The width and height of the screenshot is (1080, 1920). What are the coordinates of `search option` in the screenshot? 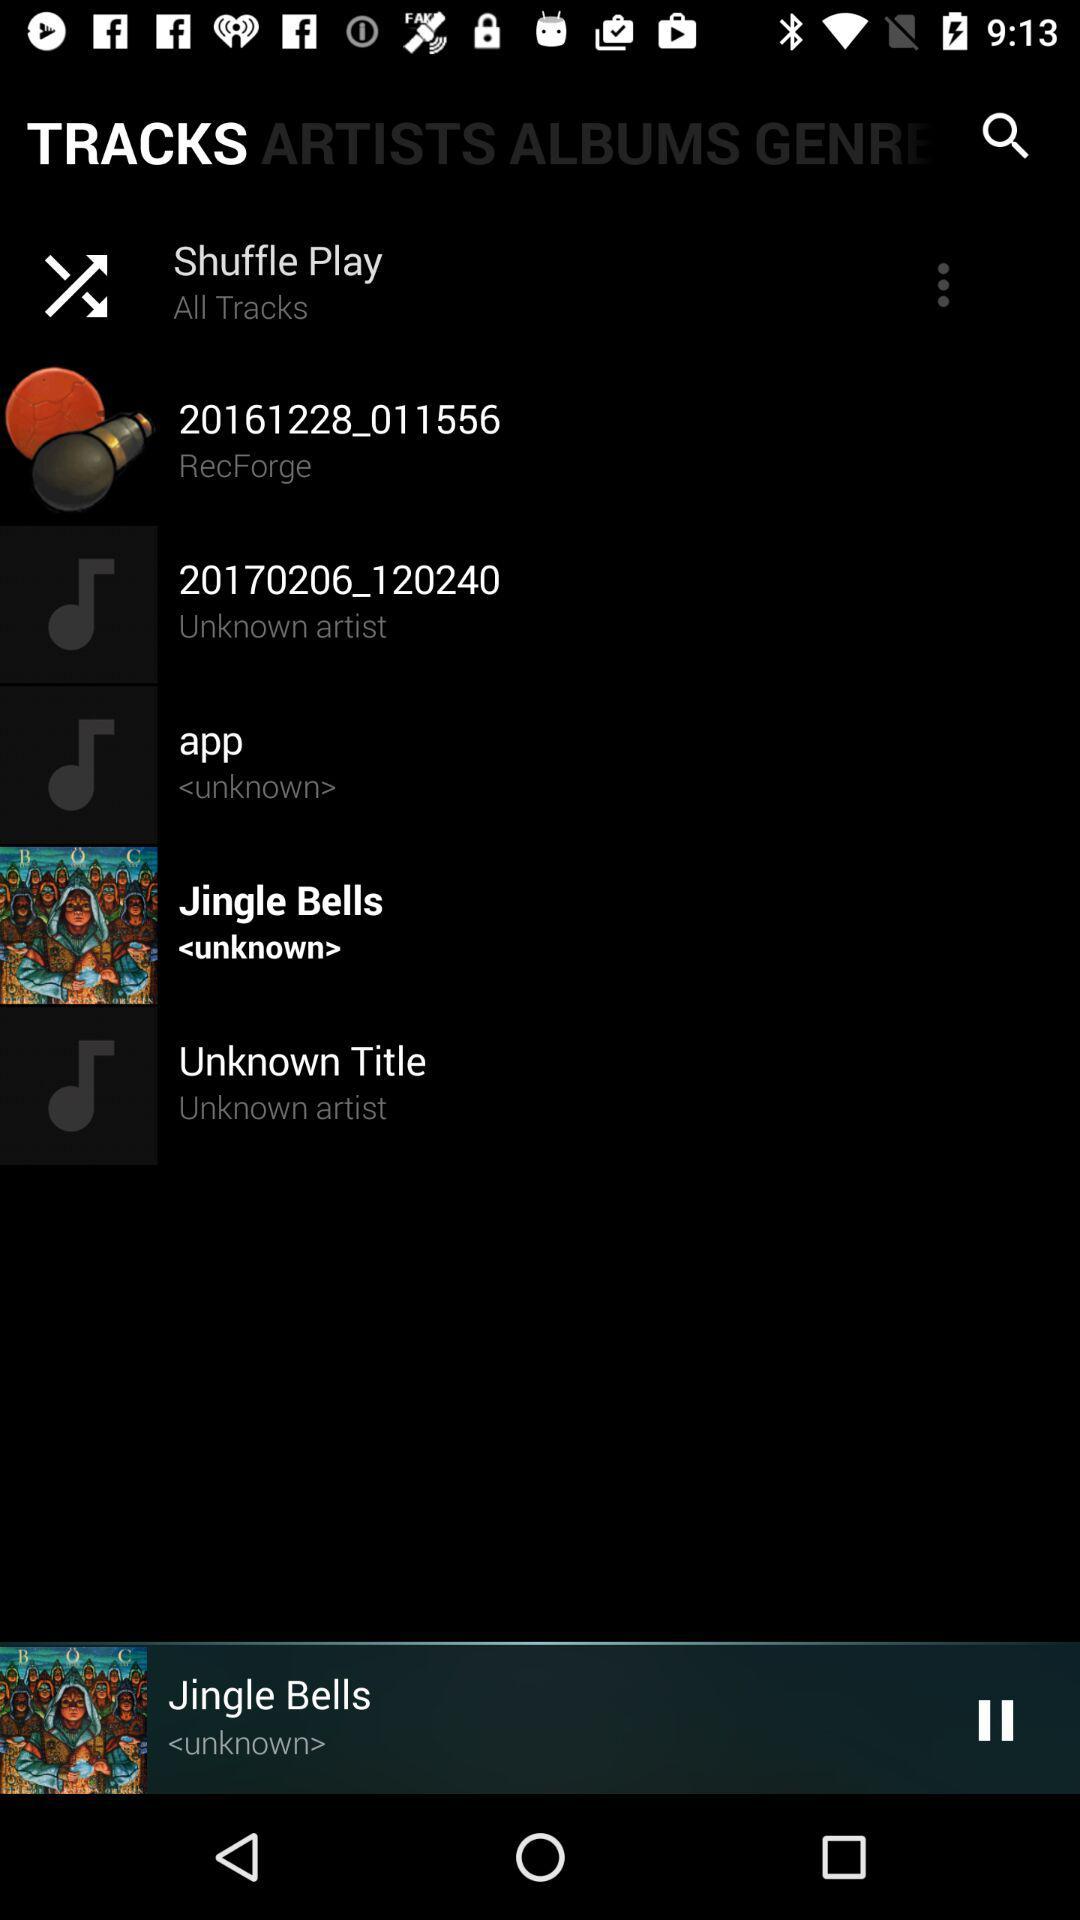 It's located at (1006, 135).